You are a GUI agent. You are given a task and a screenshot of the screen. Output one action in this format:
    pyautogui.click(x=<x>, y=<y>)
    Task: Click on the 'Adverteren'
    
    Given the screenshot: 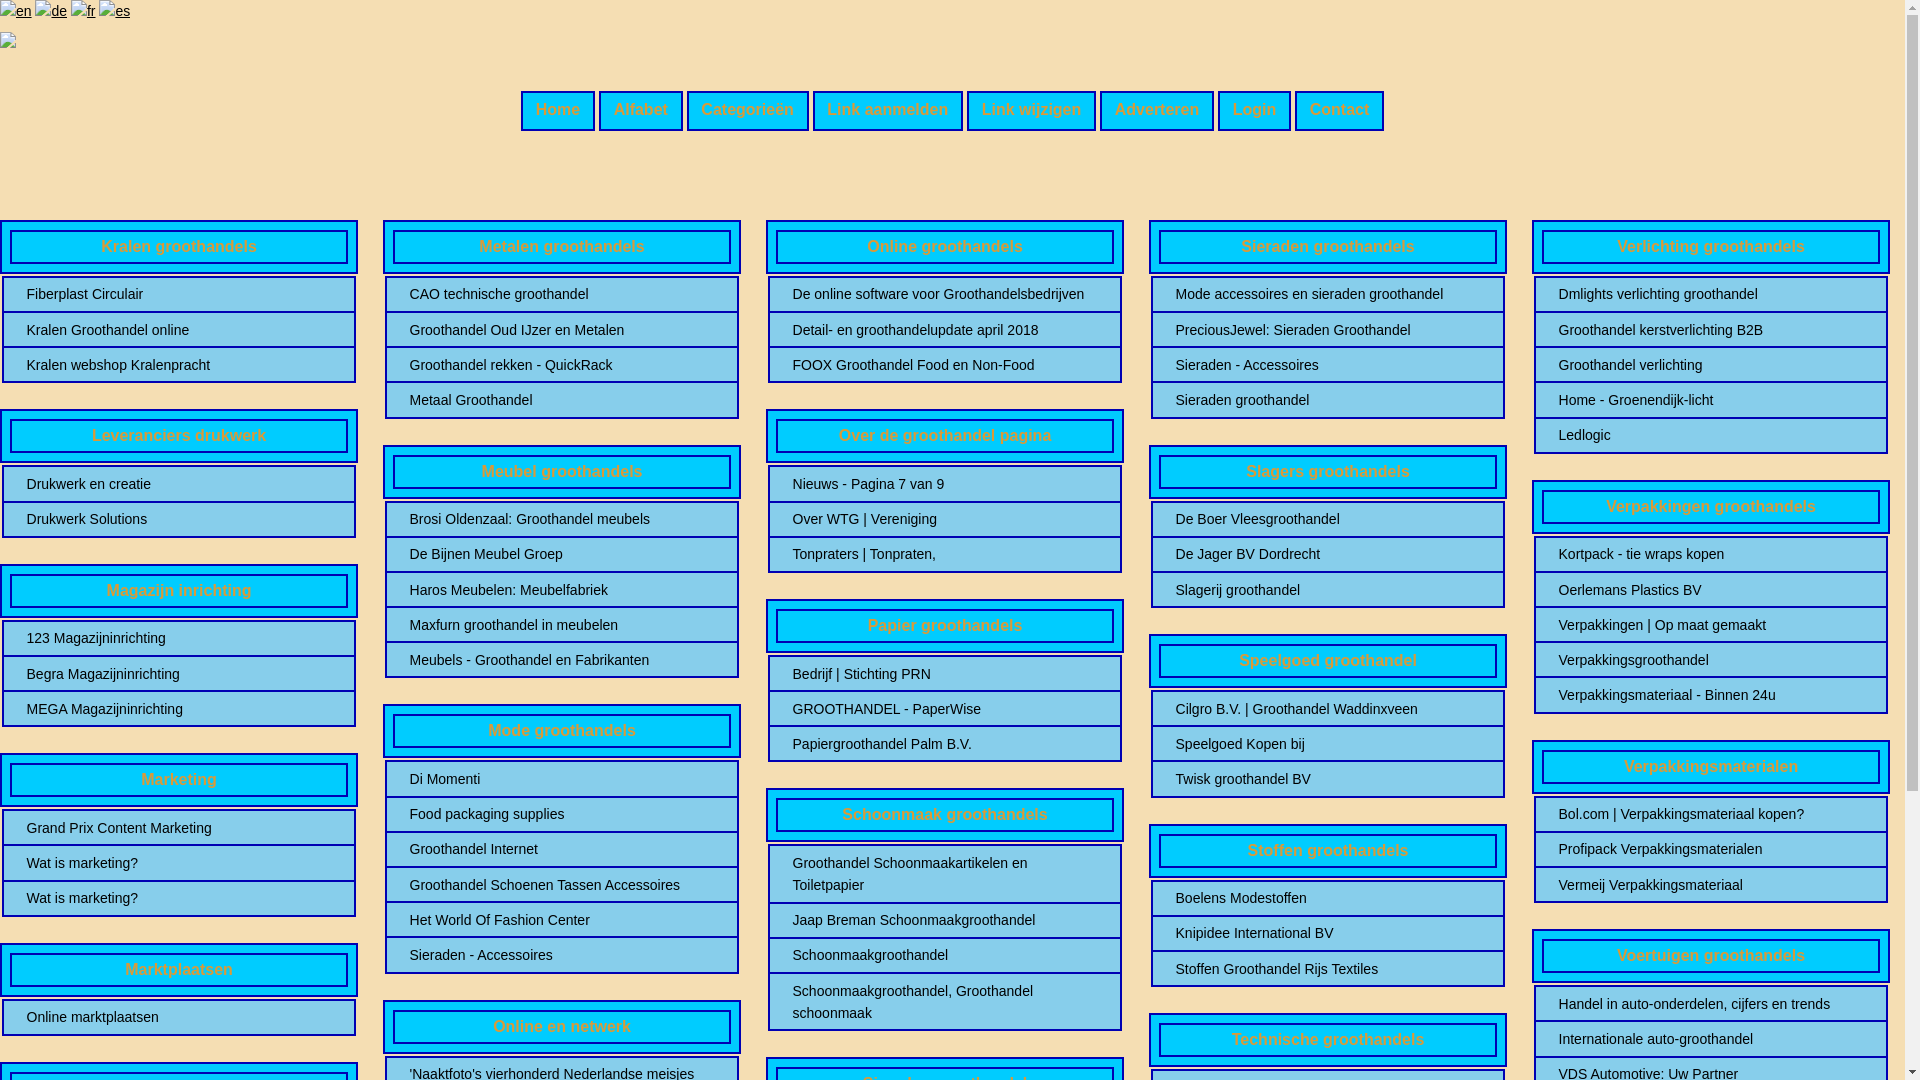 What is the action you would take?
    pyautogui.click(x=1156, y=111)
    